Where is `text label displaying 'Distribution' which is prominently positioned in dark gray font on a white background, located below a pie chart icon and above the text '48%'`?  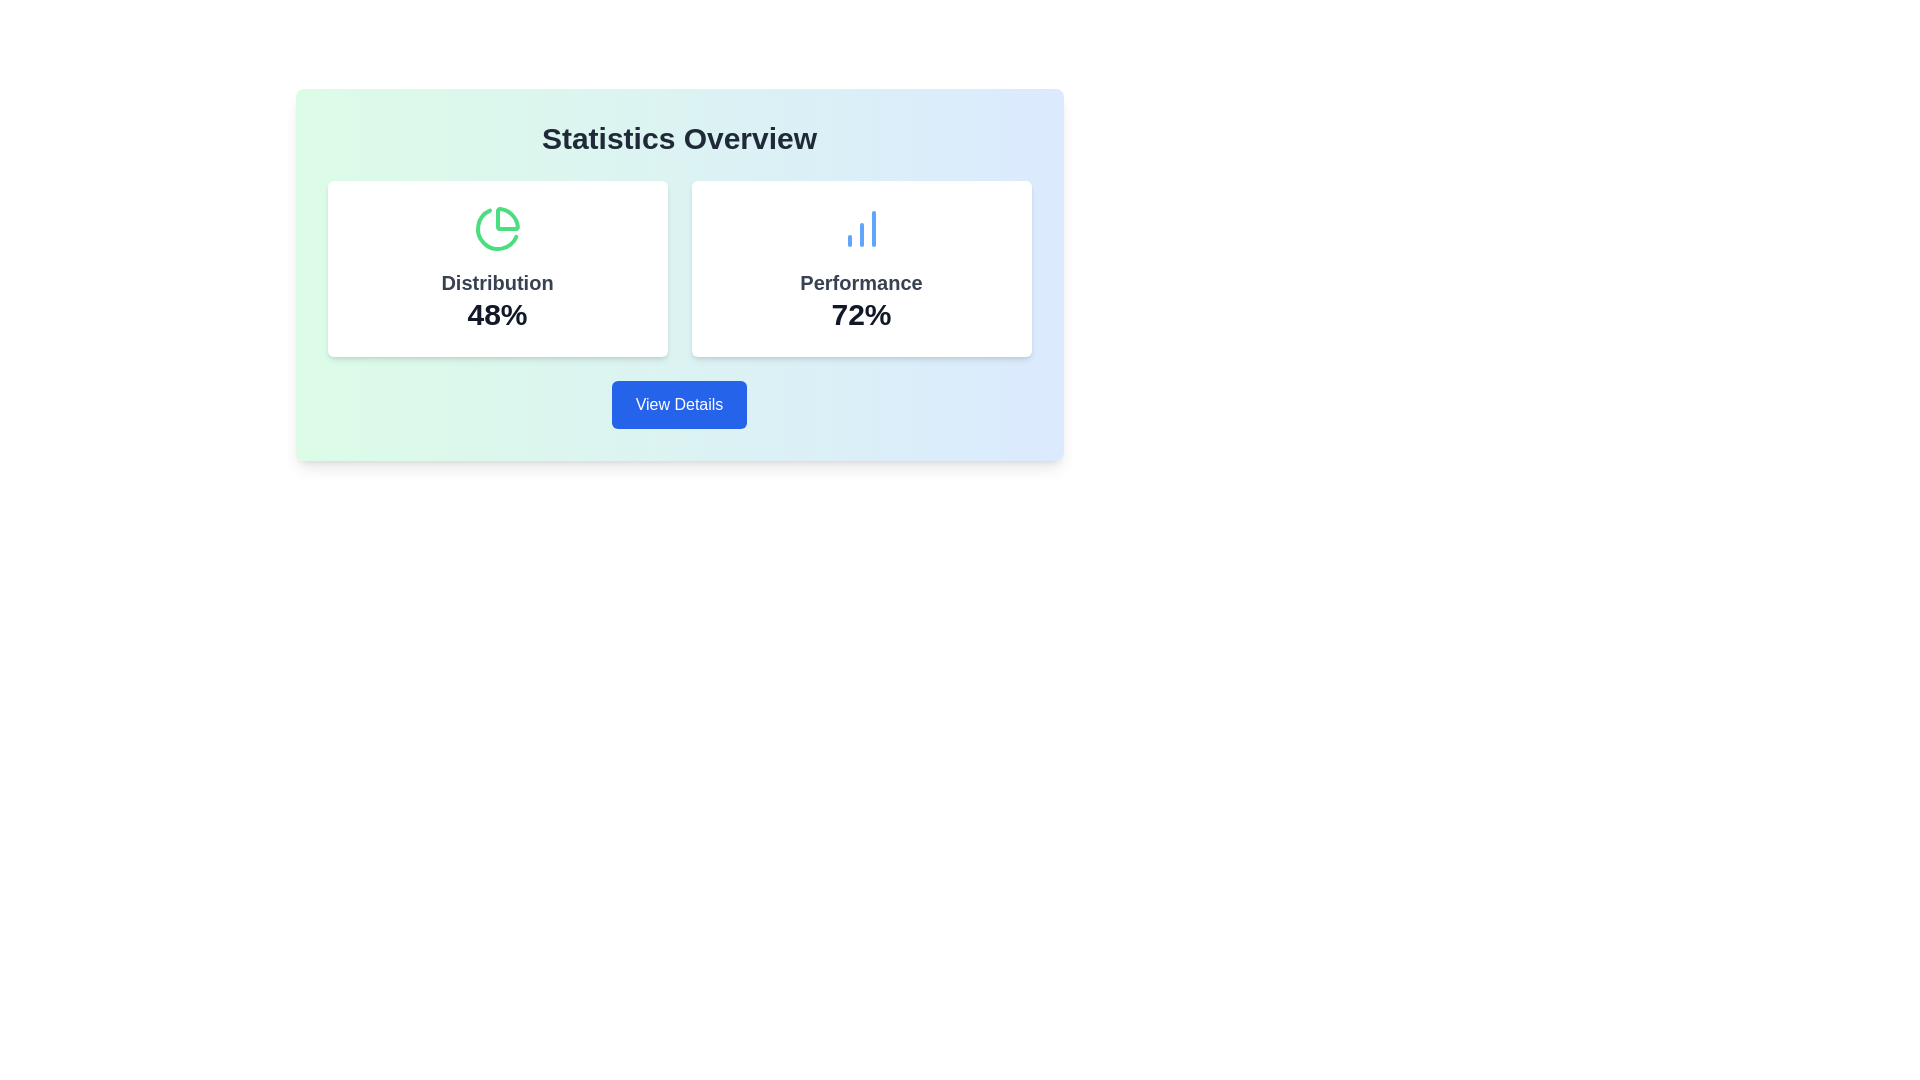
text label displaying 'Distribution' which is prominently positioned in dark gray font on a white background, located below a pie chart icon and above the text '48%' is located at coordinates (497, 282).